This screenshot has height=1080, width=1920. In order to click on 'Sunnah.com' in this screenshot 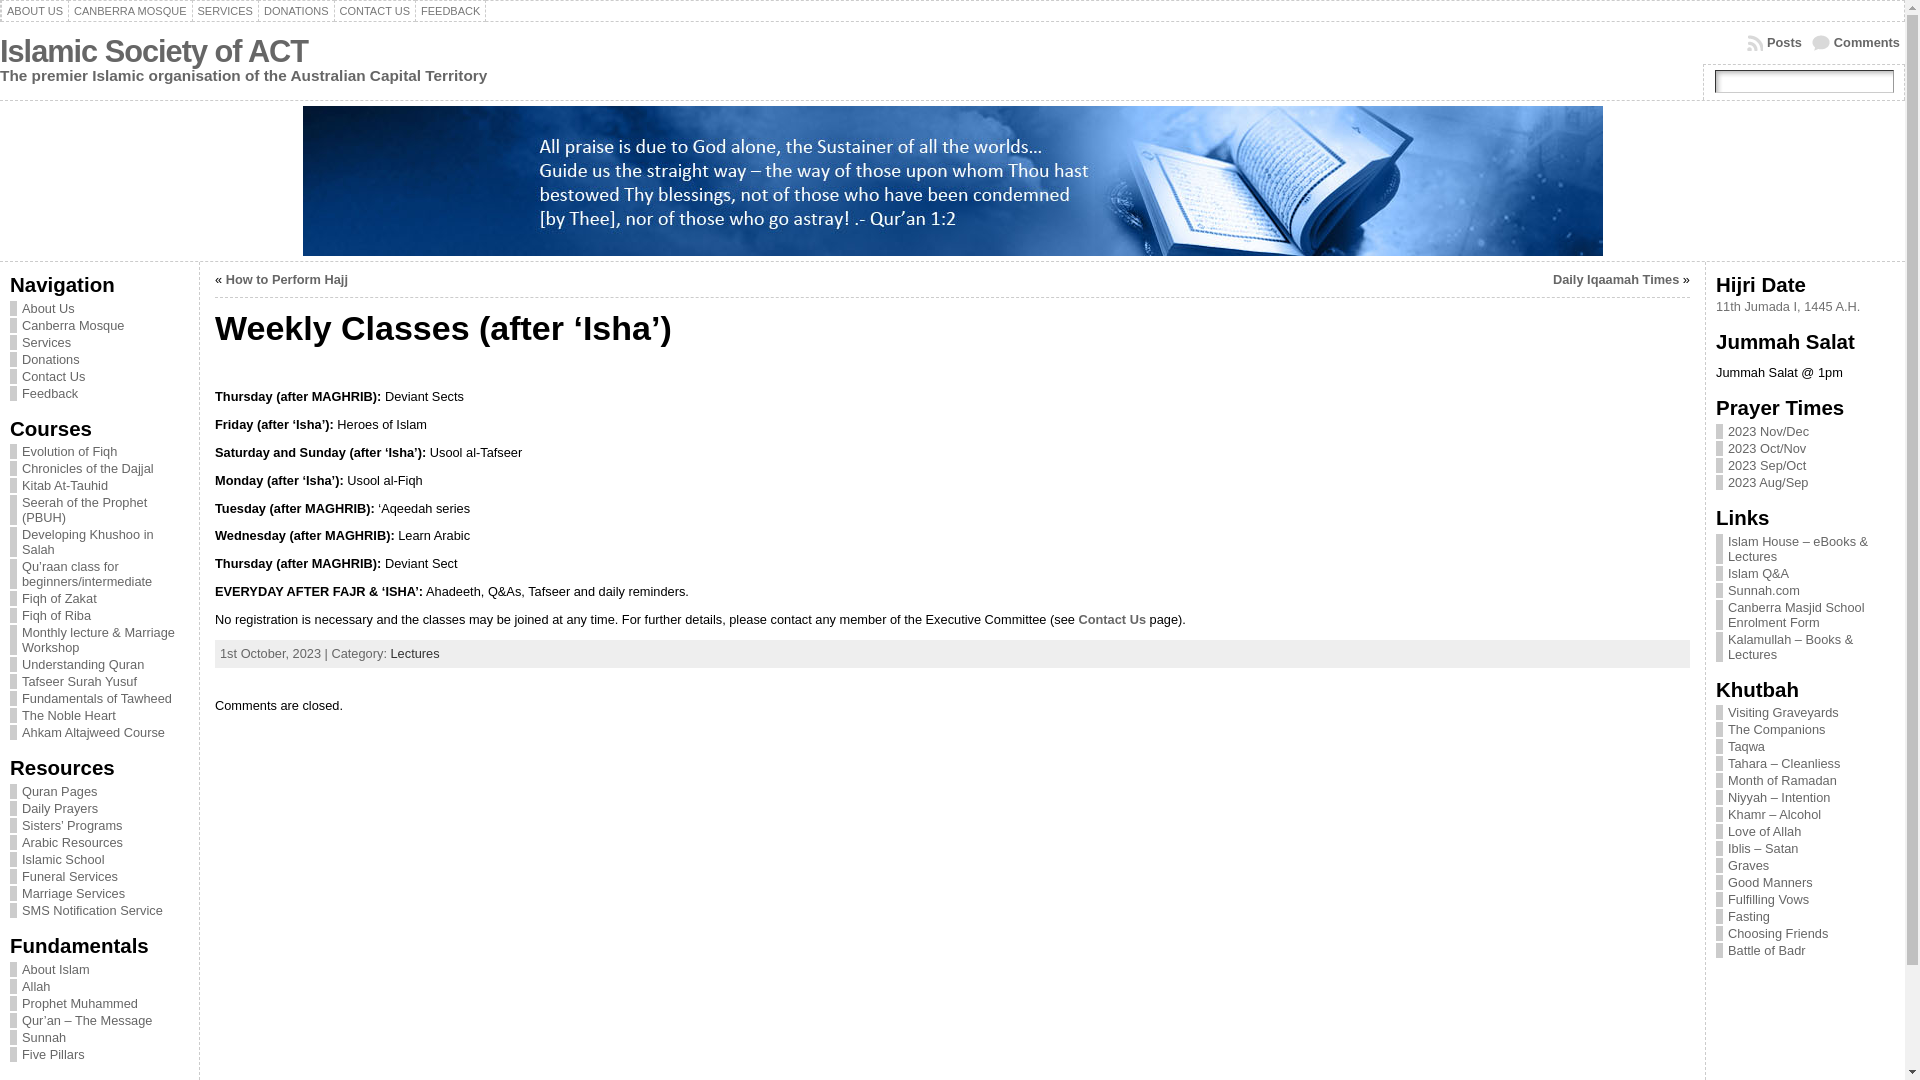, I will do `click(1763, 588)`.